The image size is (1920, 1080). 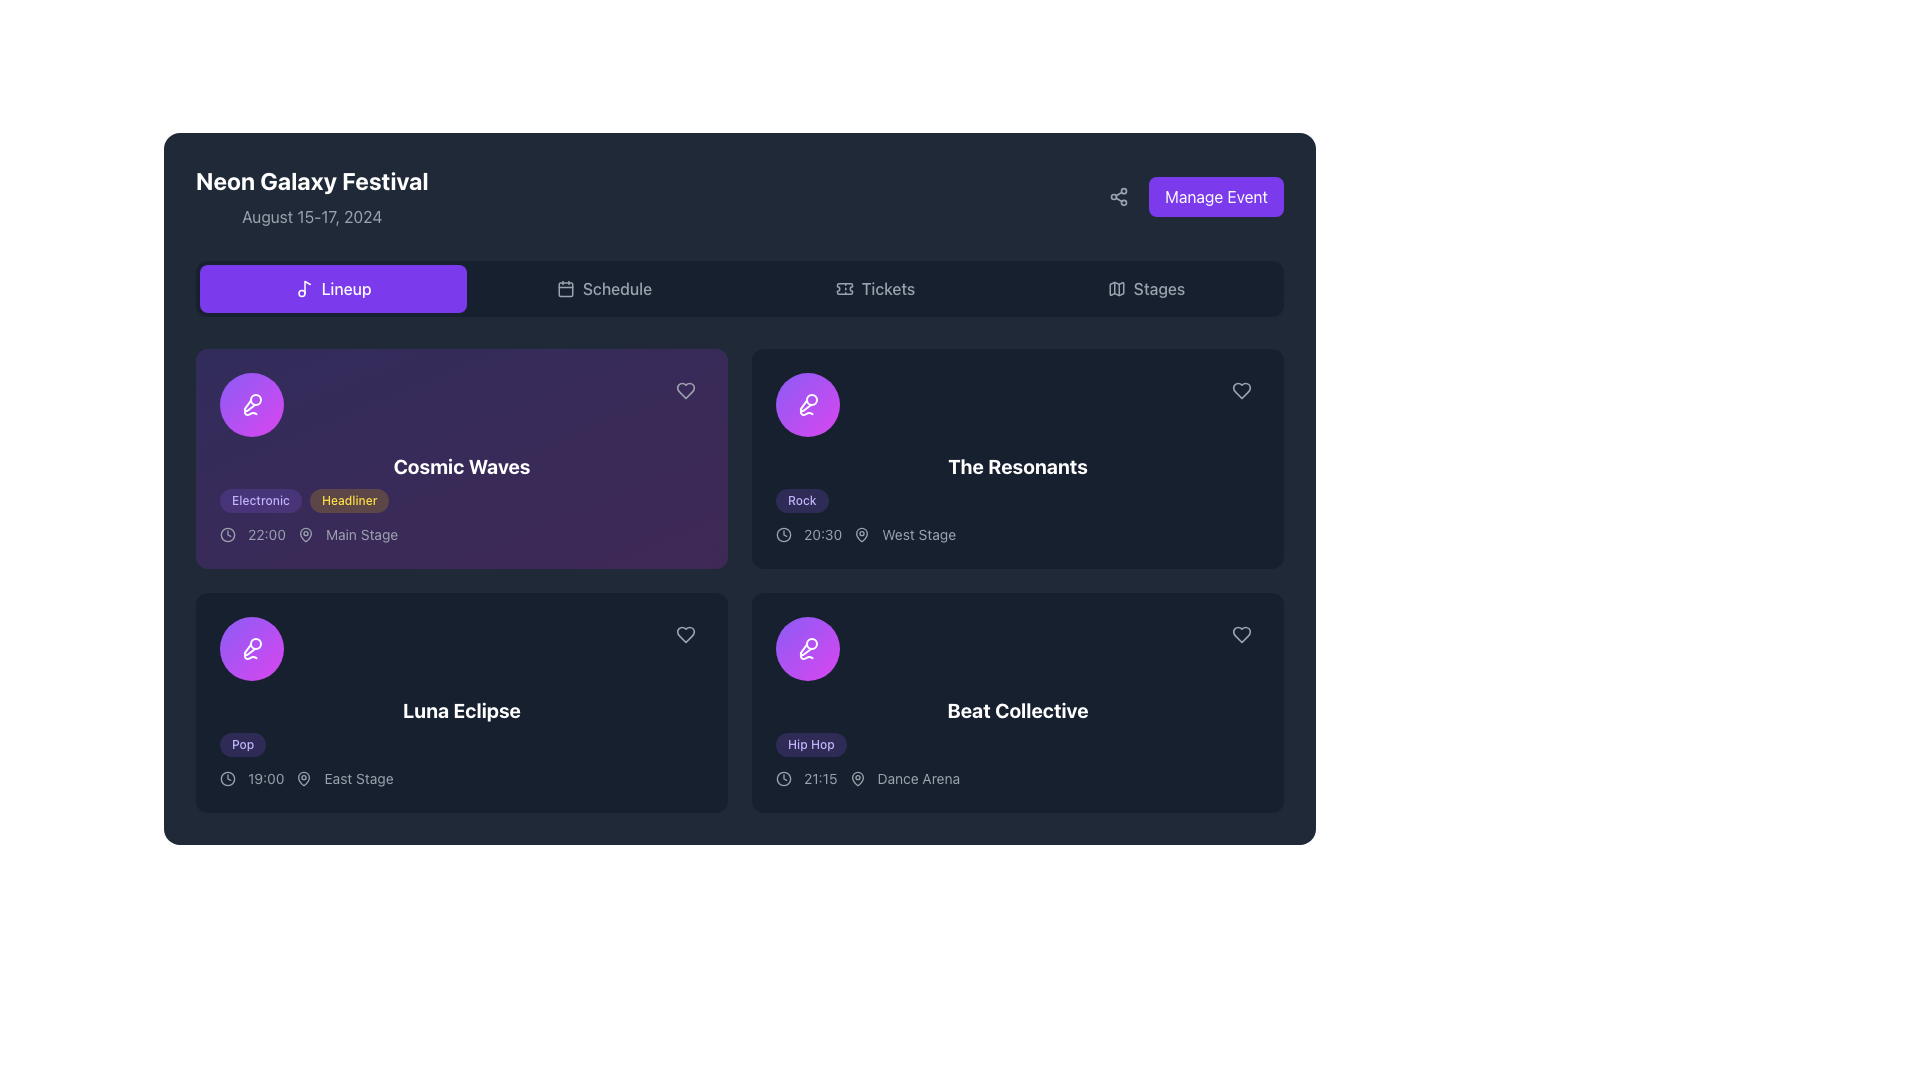 What do you see at coordinates (311, 196) in the screenshot?
I see `the text block that serves as a heading and subtitle for the displayed page, indicating the event name and dates, located at the top-left corner of the UI above the navigation tabs` at bounding box center [311, 196].